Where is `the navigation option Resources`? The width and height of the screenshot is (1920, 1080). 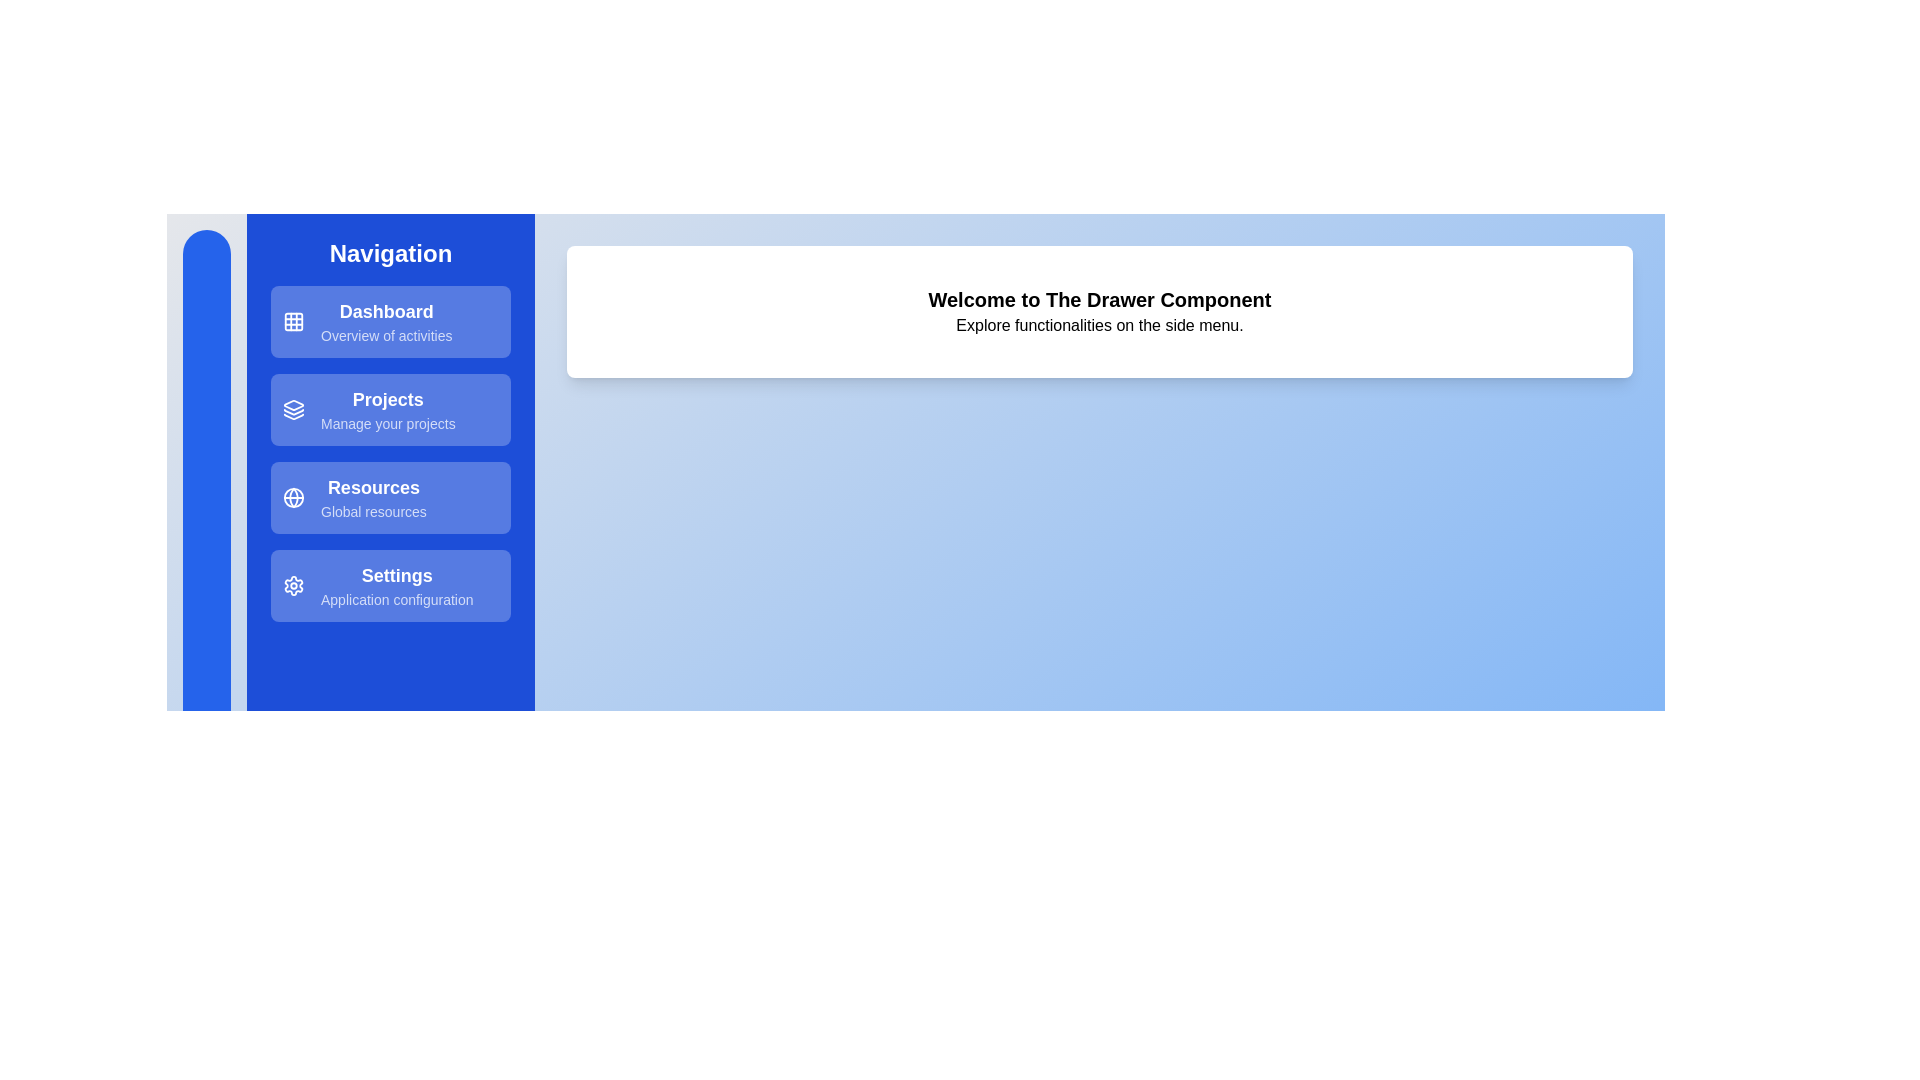
the navigation option Resources is located at coordinates (390, 496).